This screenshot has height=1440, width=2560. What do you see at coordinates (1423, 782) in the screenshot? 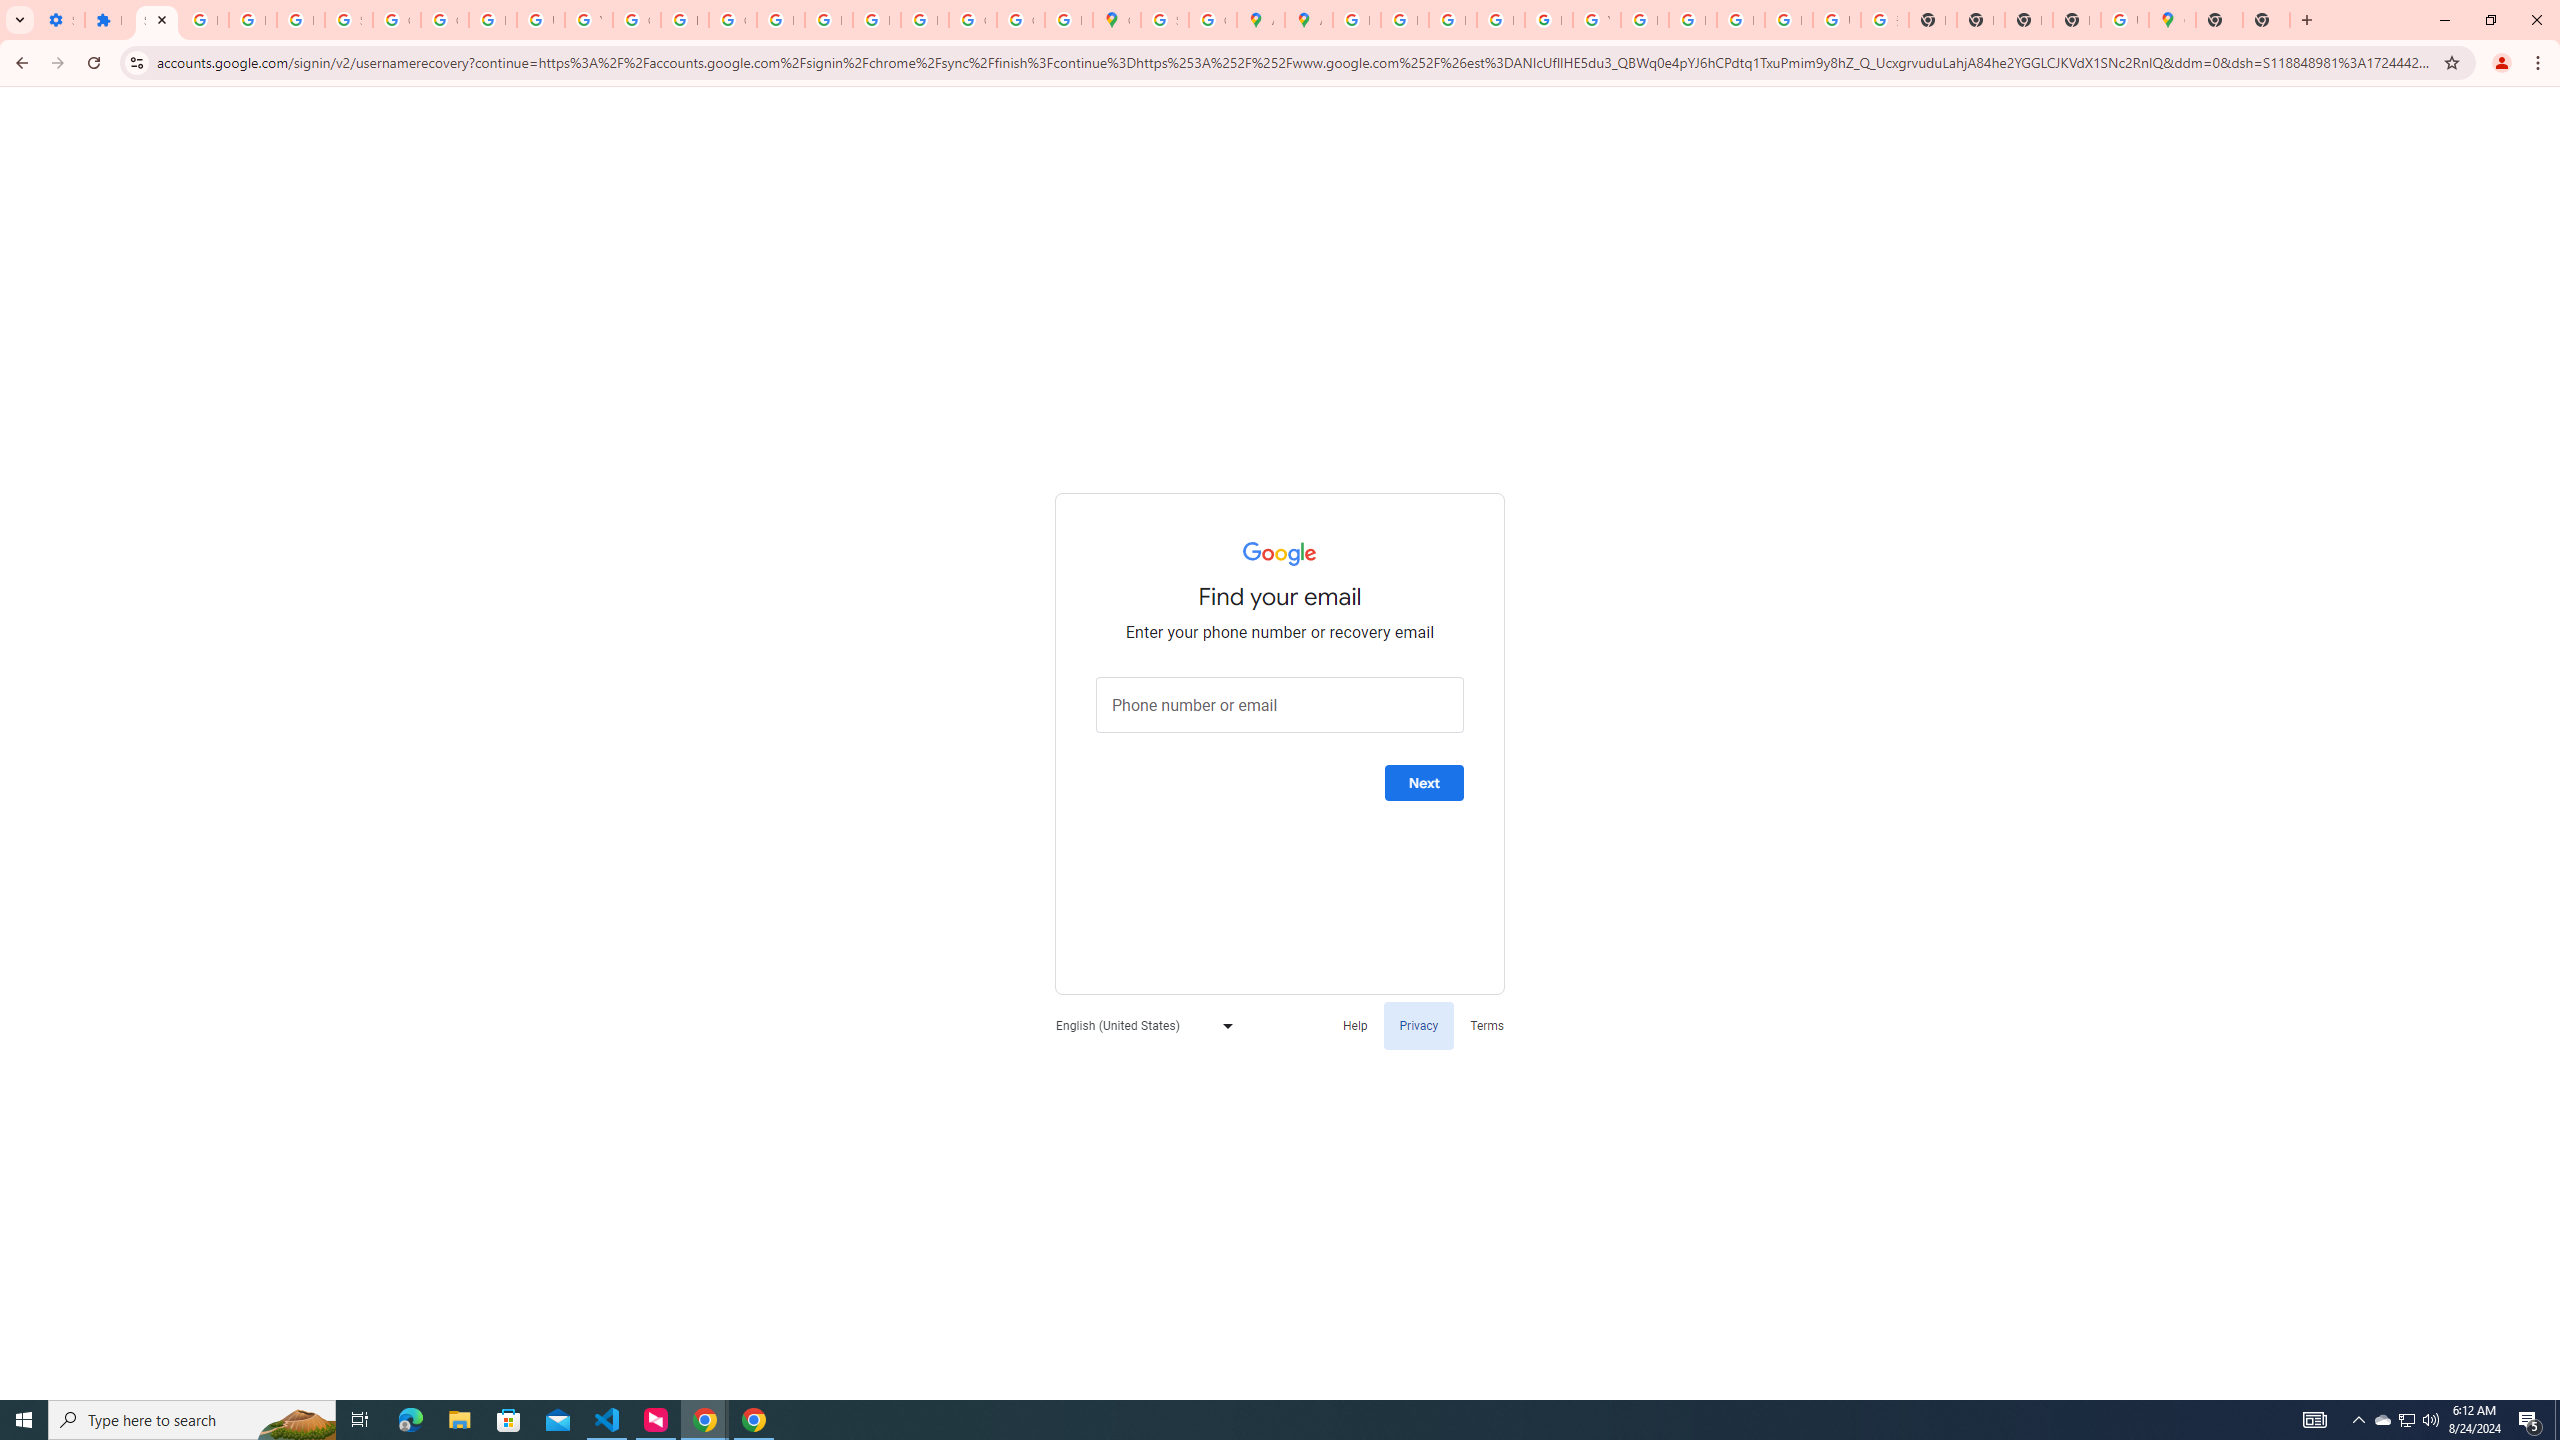
I see `'Next'` at bounding box center [1423, 782].